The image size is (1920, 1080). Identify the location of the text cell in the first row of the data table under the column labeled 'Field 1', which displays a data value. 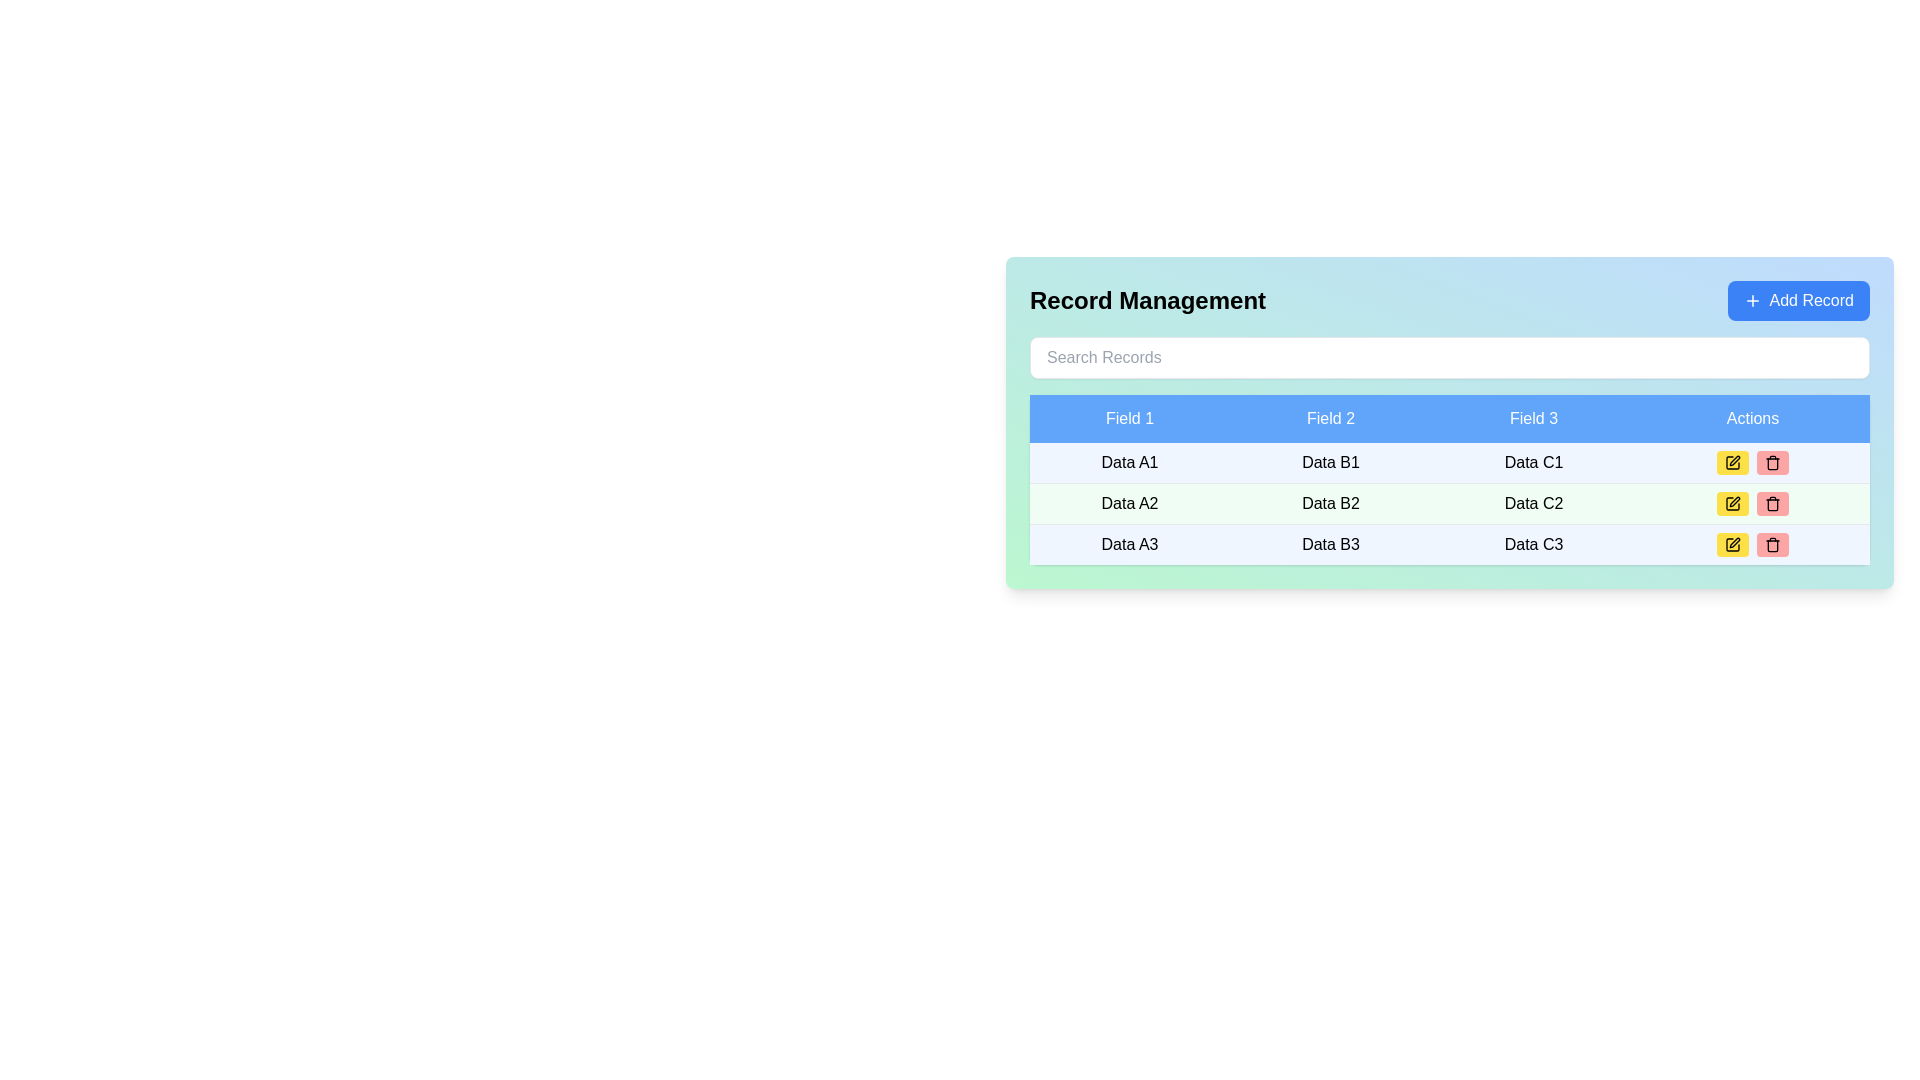
(1130, 463).